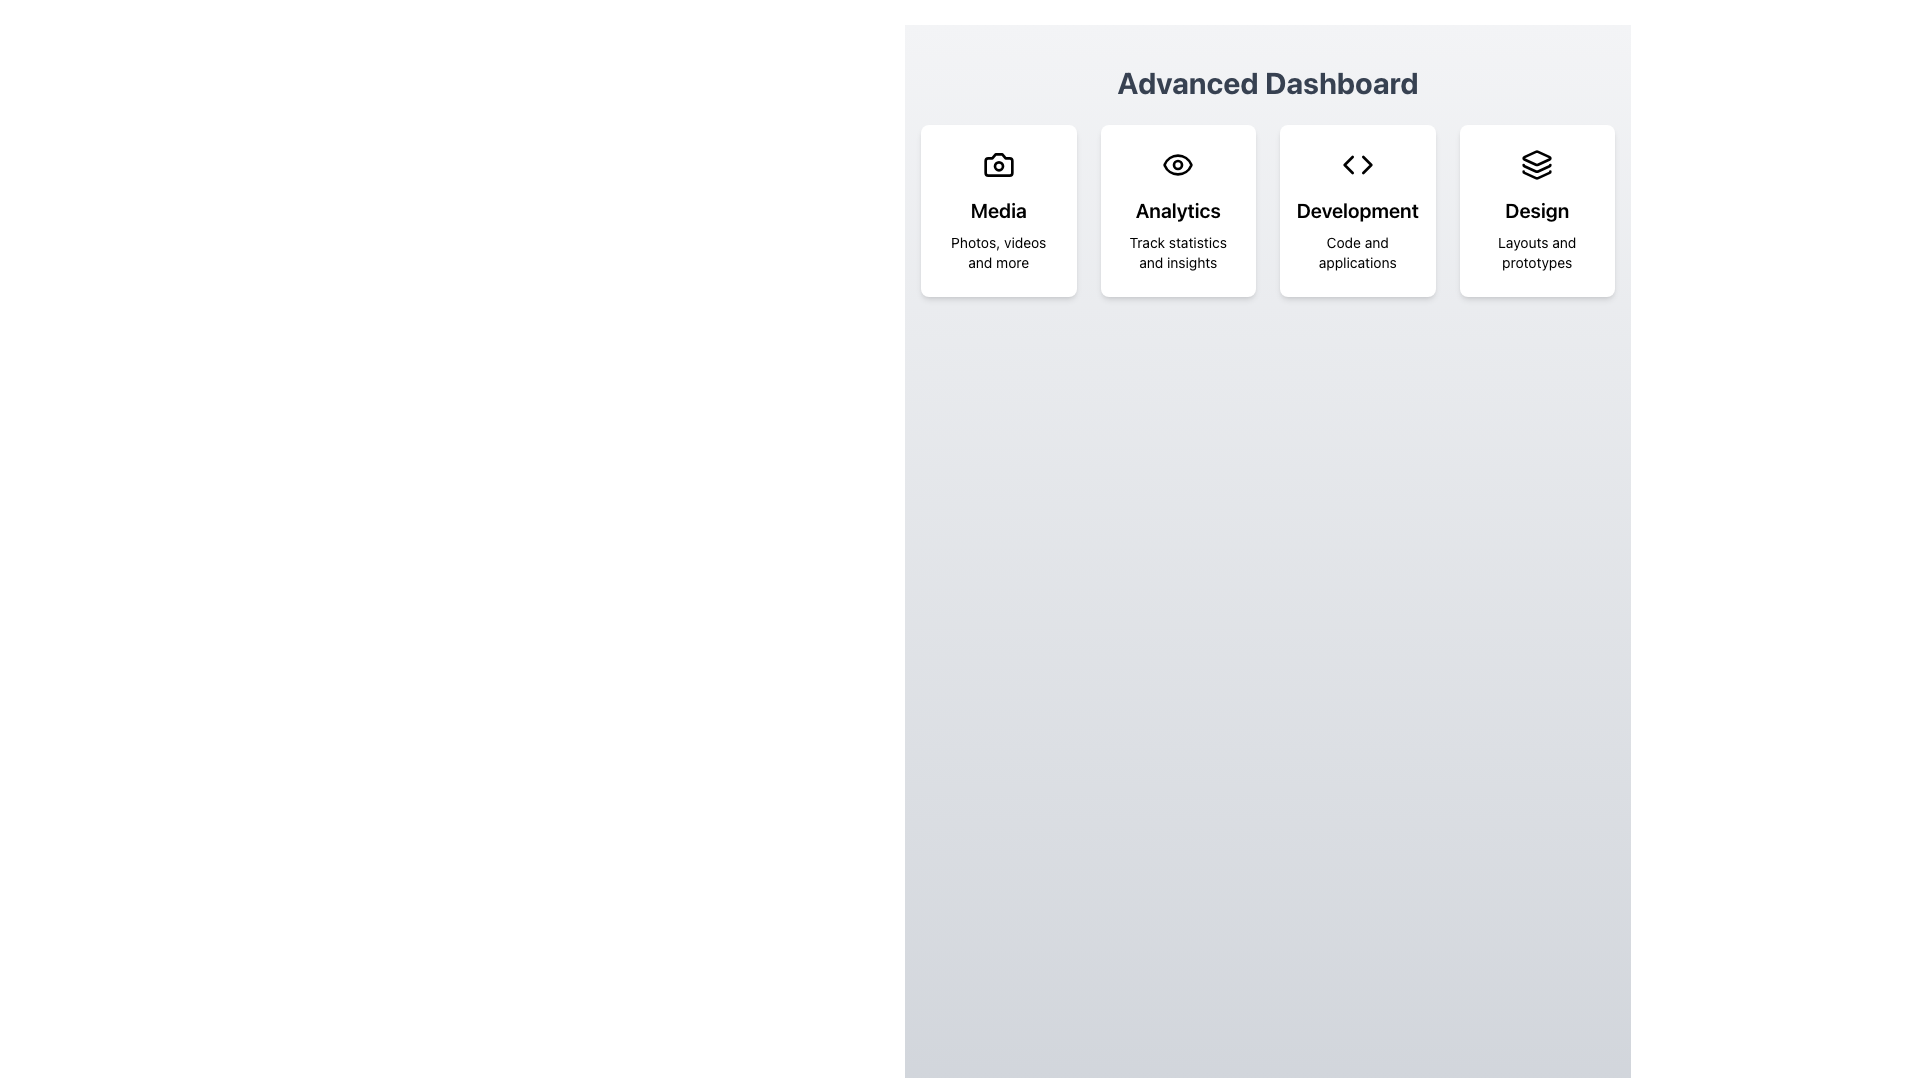 Image resolution: width=1920 pixels, height=1080 pixels. I want to click on the title text for the 'Advanced Dashboard' located at the top center of the header area, above the sections 'Media,' 'Analytics,' 'Development,' and 'Design.', so click(1266, 82).